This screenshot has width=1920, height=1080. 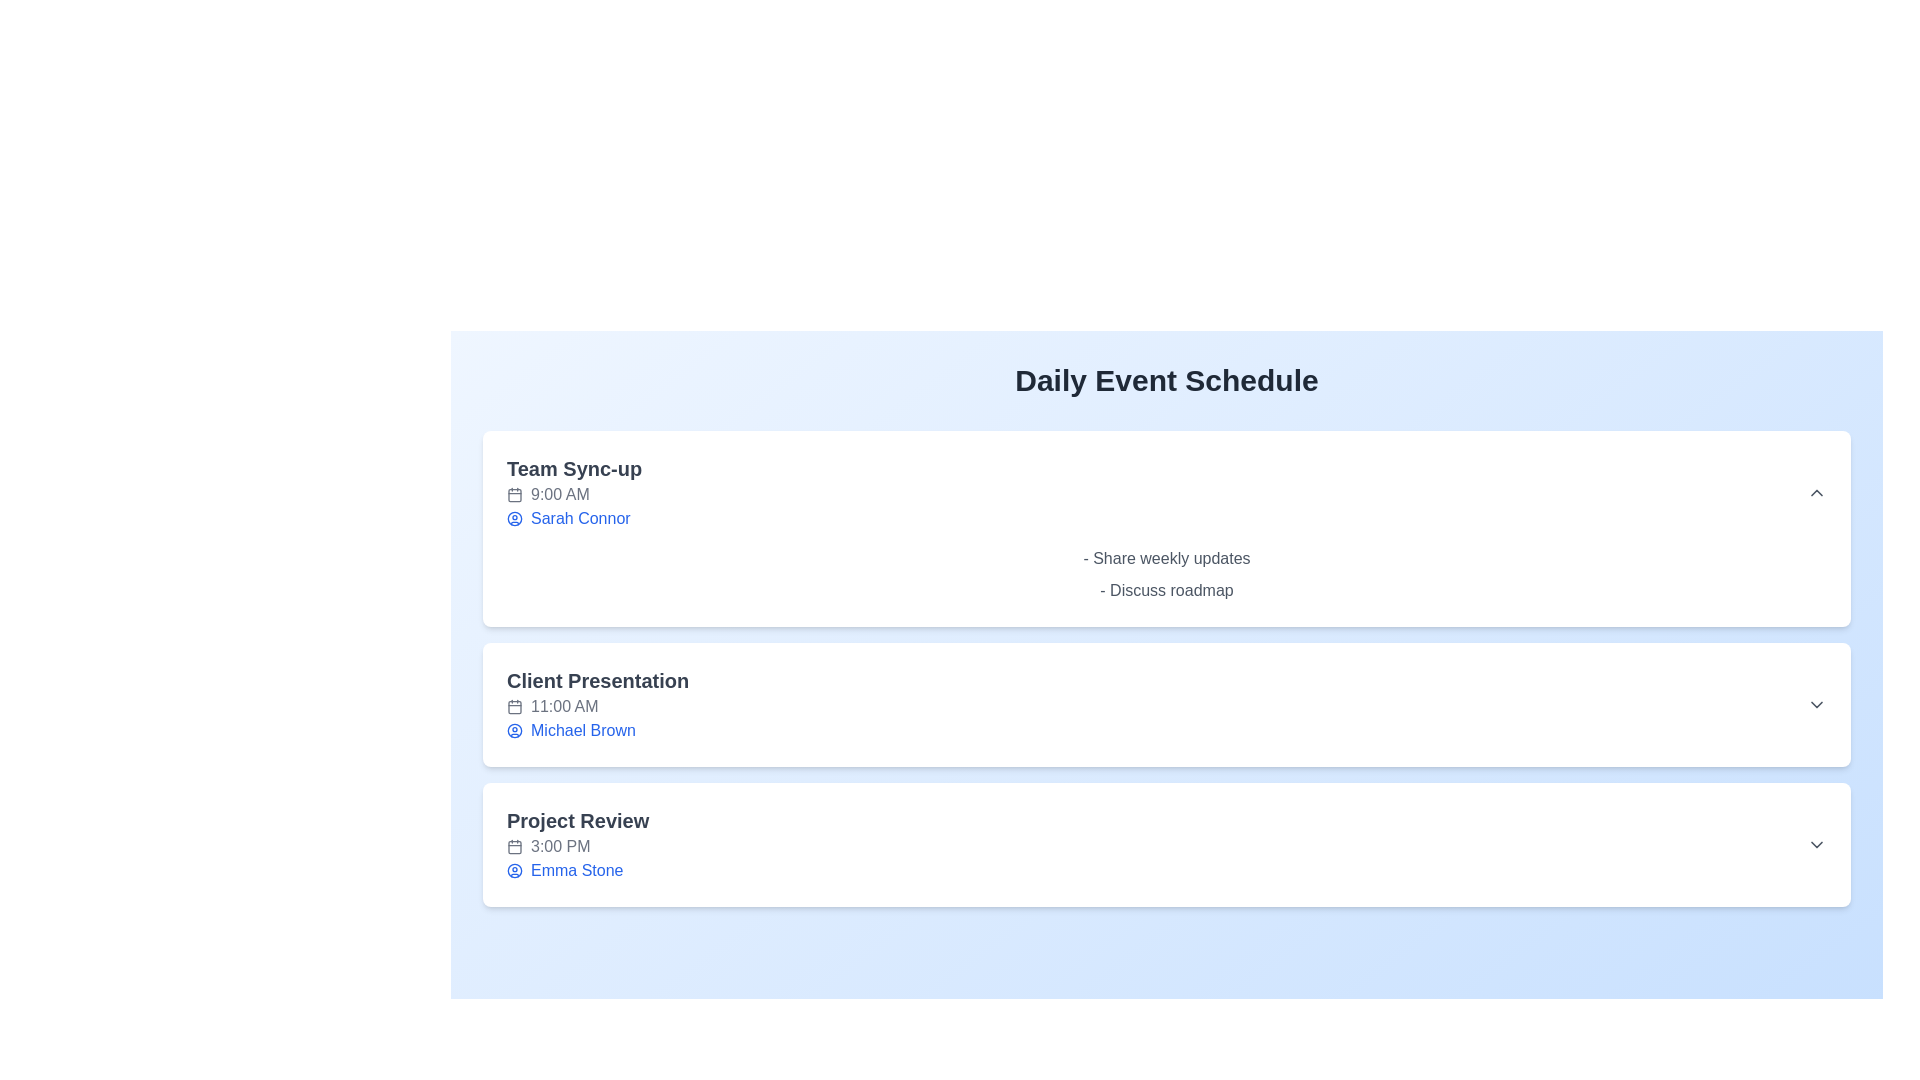 What do you see at coordinates (514, 847) in the screenshot?
I see `the decorative rectangular element with rounded corners inside the calendar icon in the third event card, 'Project Review', located before the time '3:00 PM'` at bounding box center [514, 847].